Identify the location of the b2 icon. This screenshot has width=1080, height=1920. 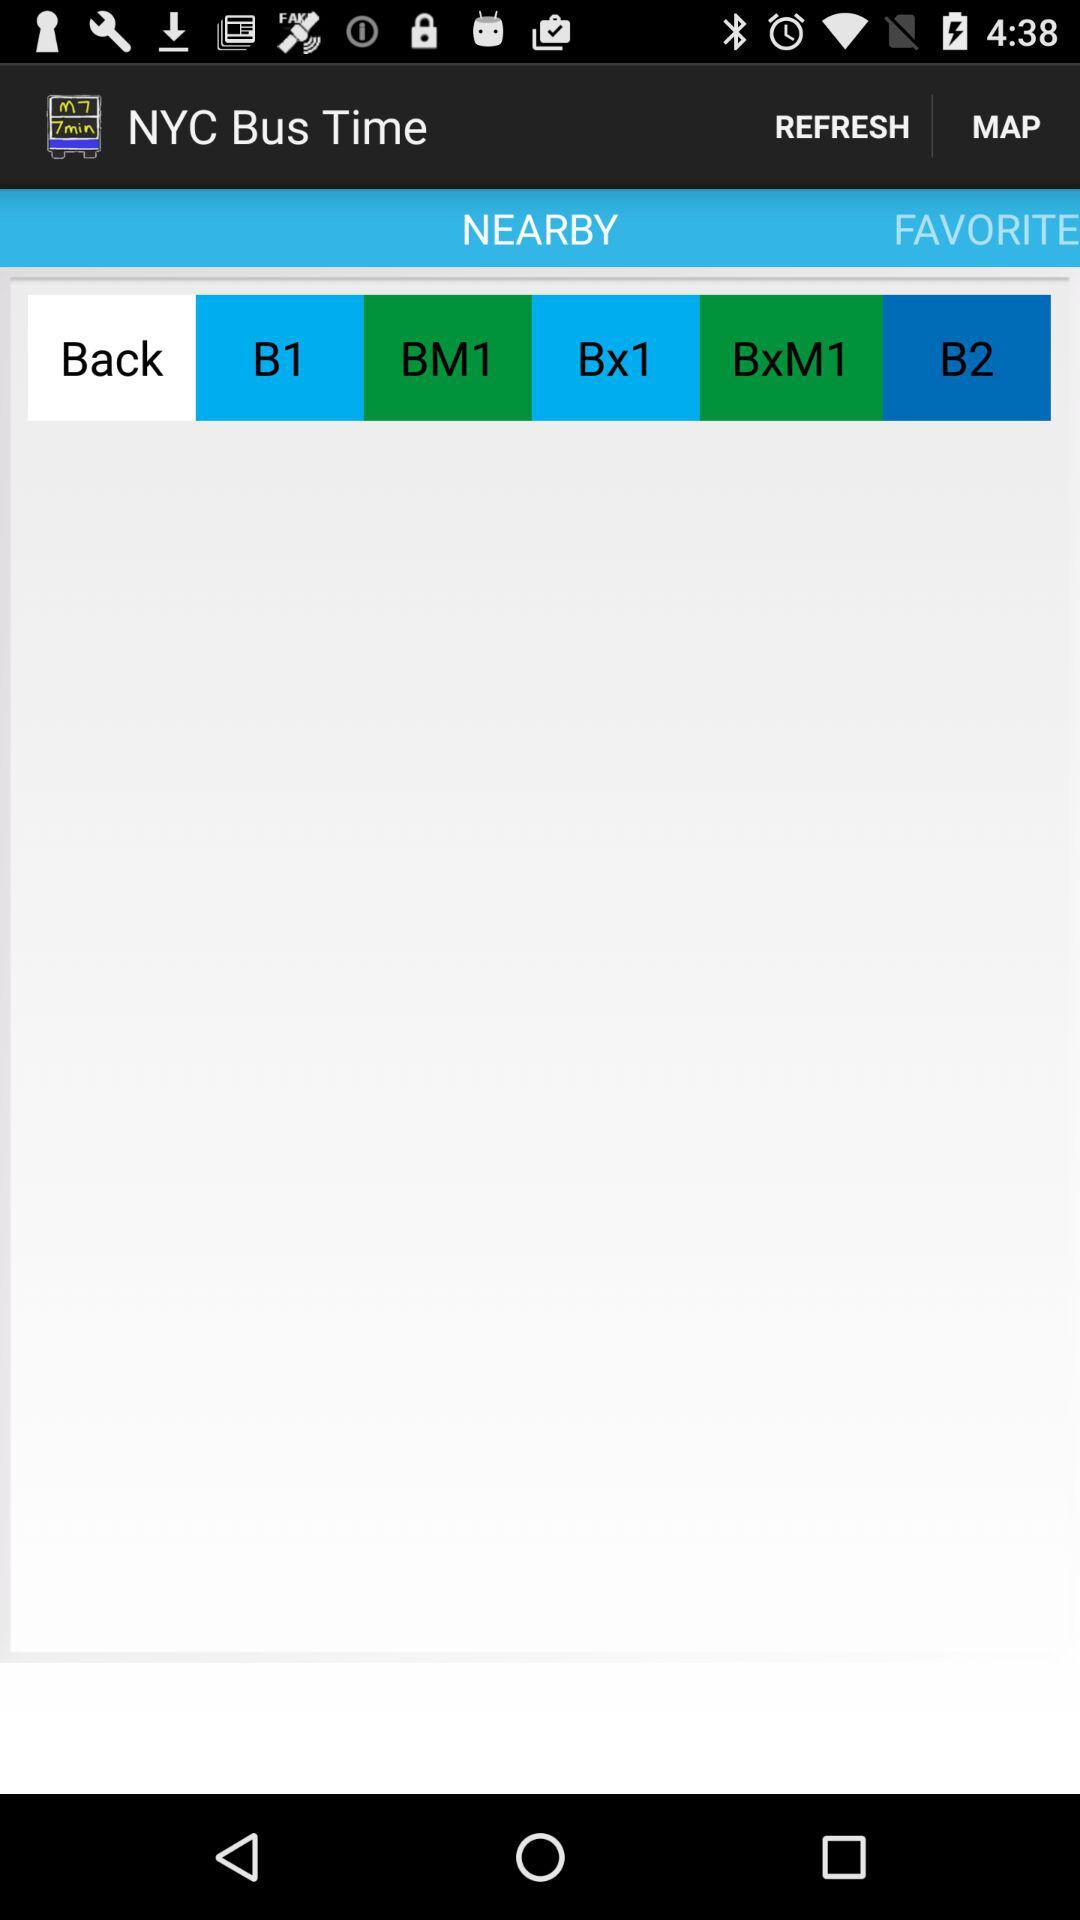
(965, 357).